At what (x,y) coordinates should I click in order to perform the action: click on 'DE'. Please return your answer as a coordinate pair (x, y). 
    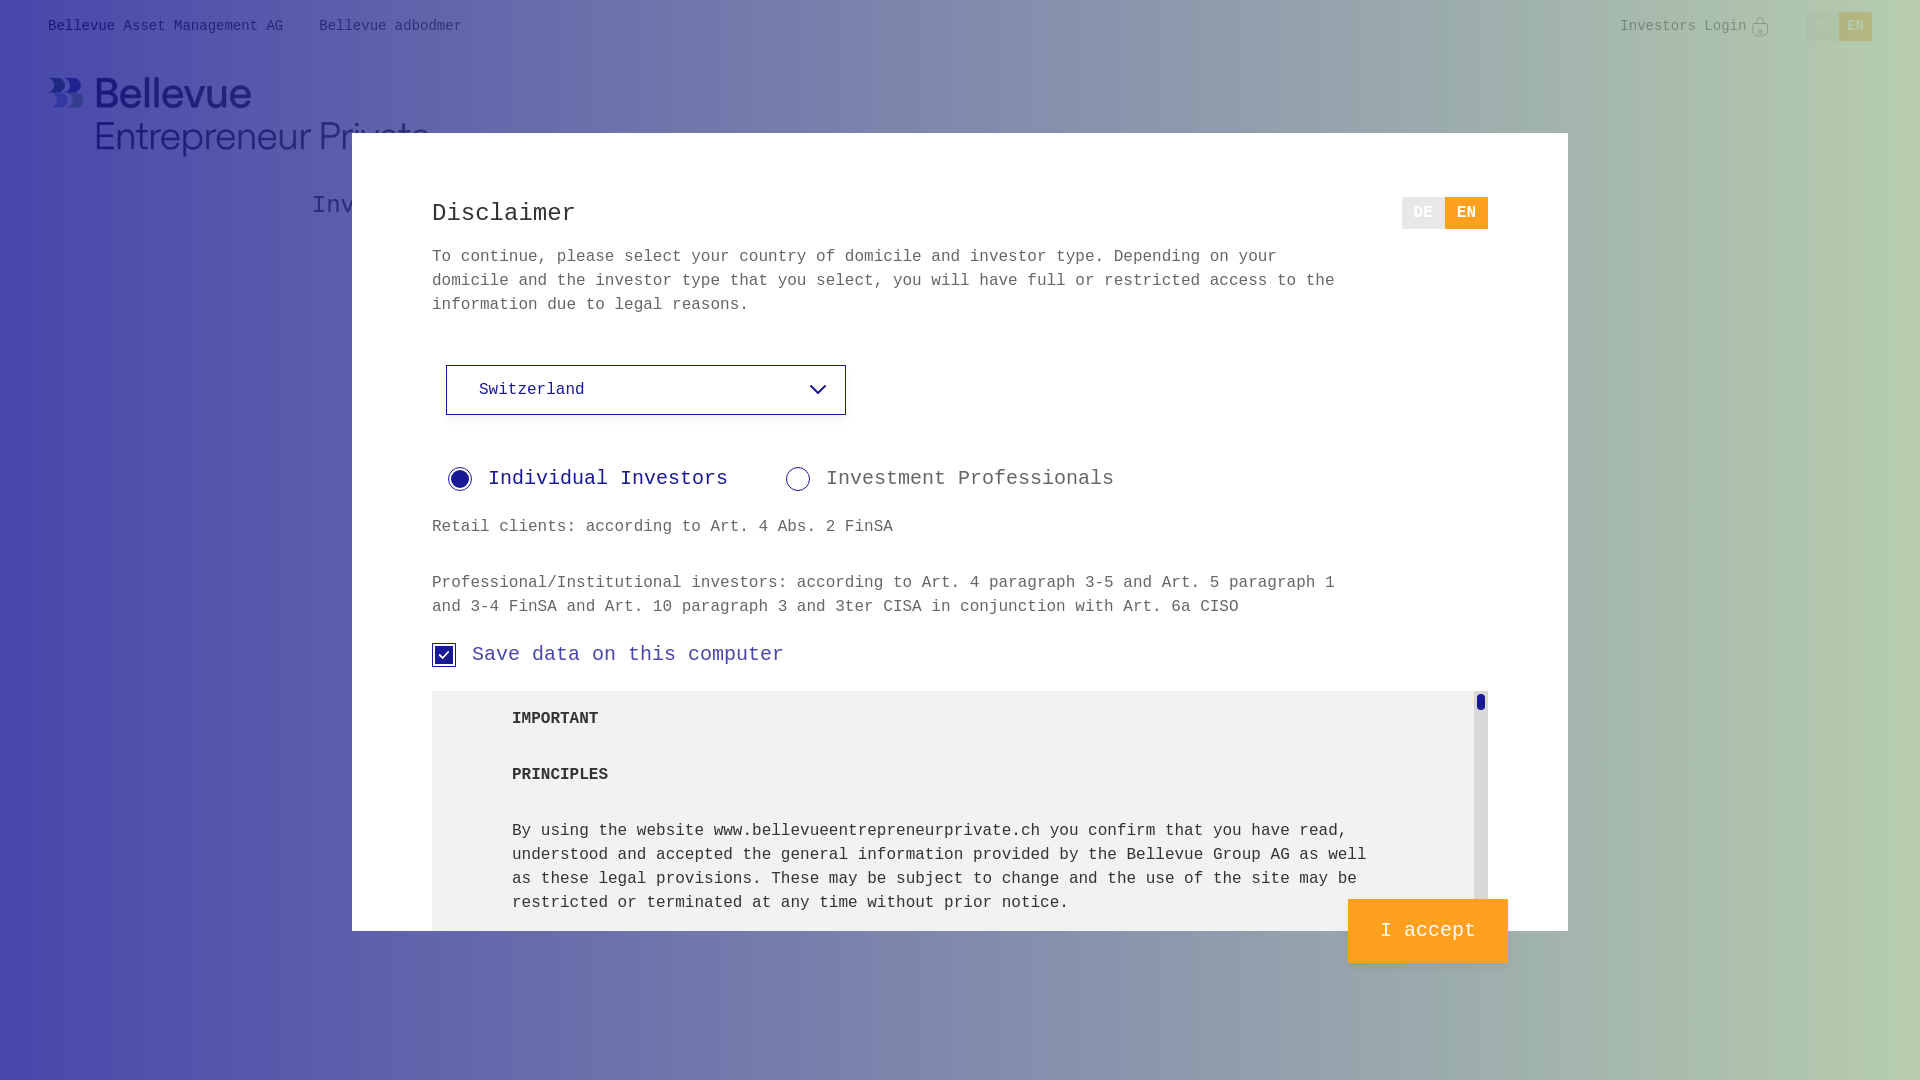
    Looking at the image, I should click on (1805, 26).